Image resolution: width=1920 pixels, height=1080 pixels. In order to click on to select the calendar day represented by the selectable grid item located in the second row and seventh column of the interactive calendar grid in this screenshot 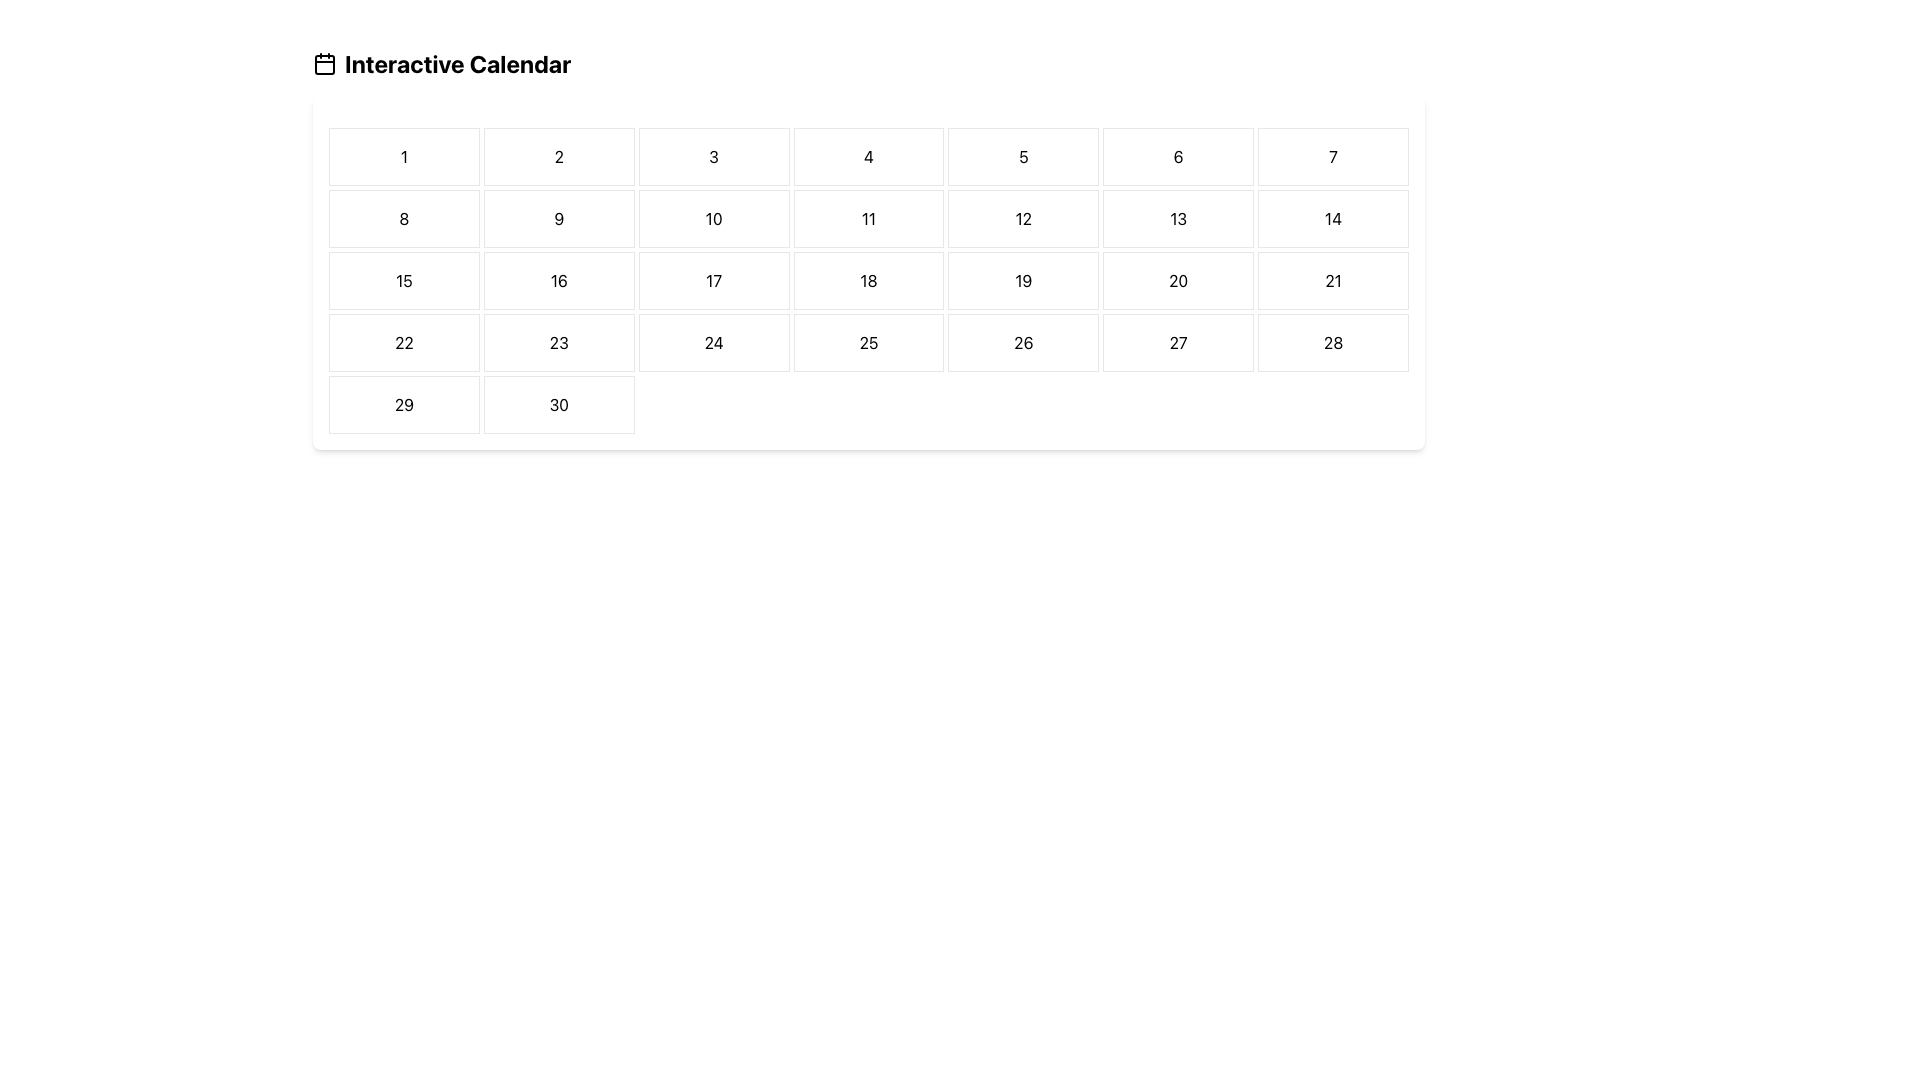, I will do `click(1333, 219)`.